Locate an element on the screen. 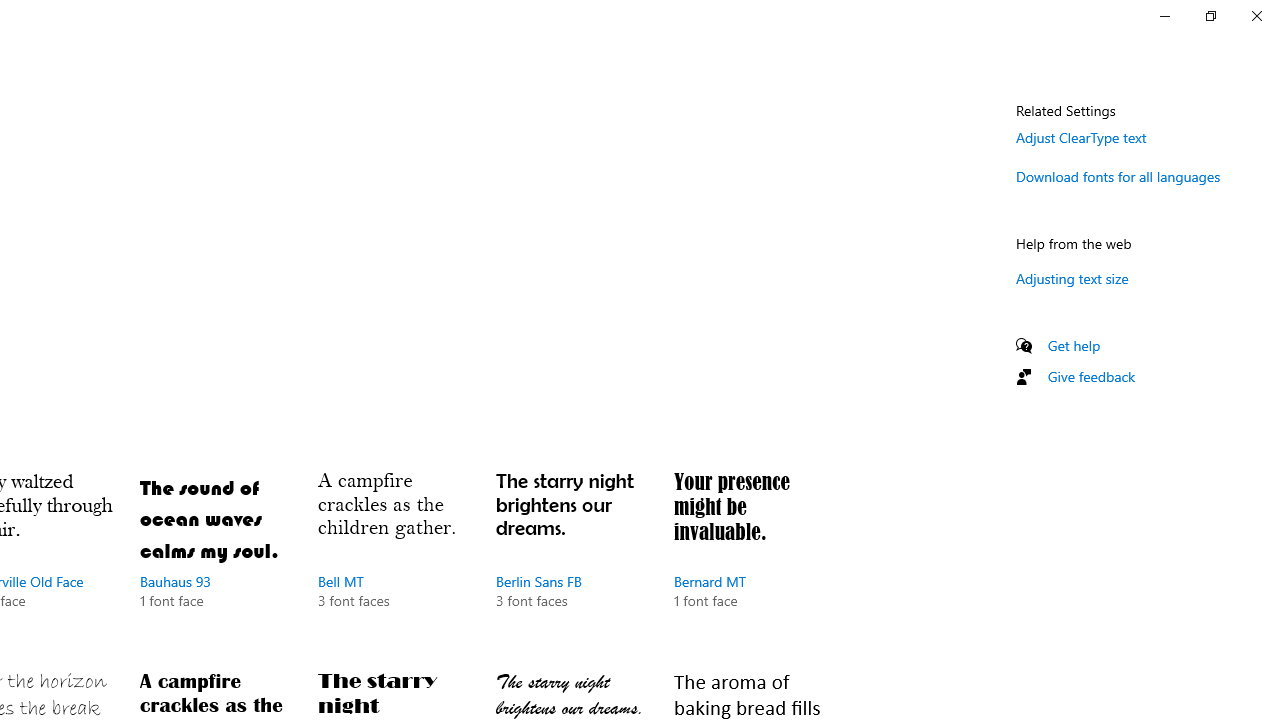 The image size is (1280, 720). 'Get help' is located at coordinates (1073, 344).